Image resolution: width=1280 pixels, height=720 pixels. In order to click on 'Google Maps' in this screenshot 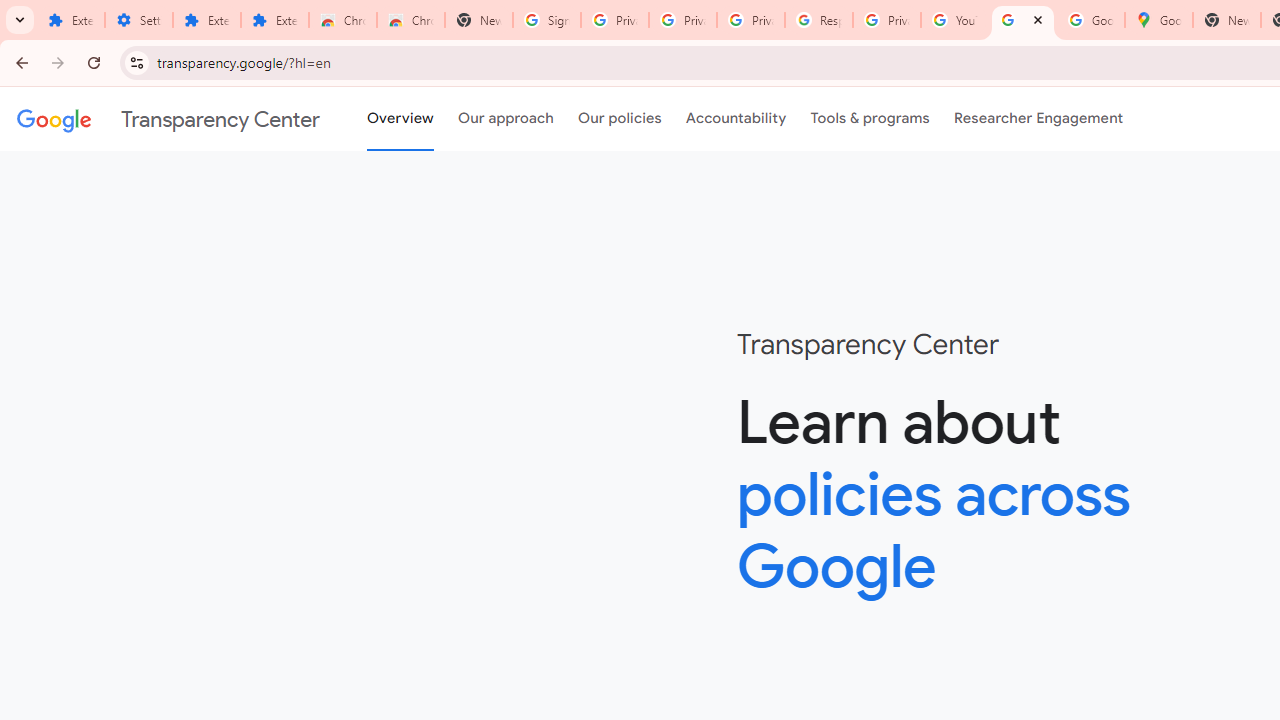, I will do `click(1159, 20)`.